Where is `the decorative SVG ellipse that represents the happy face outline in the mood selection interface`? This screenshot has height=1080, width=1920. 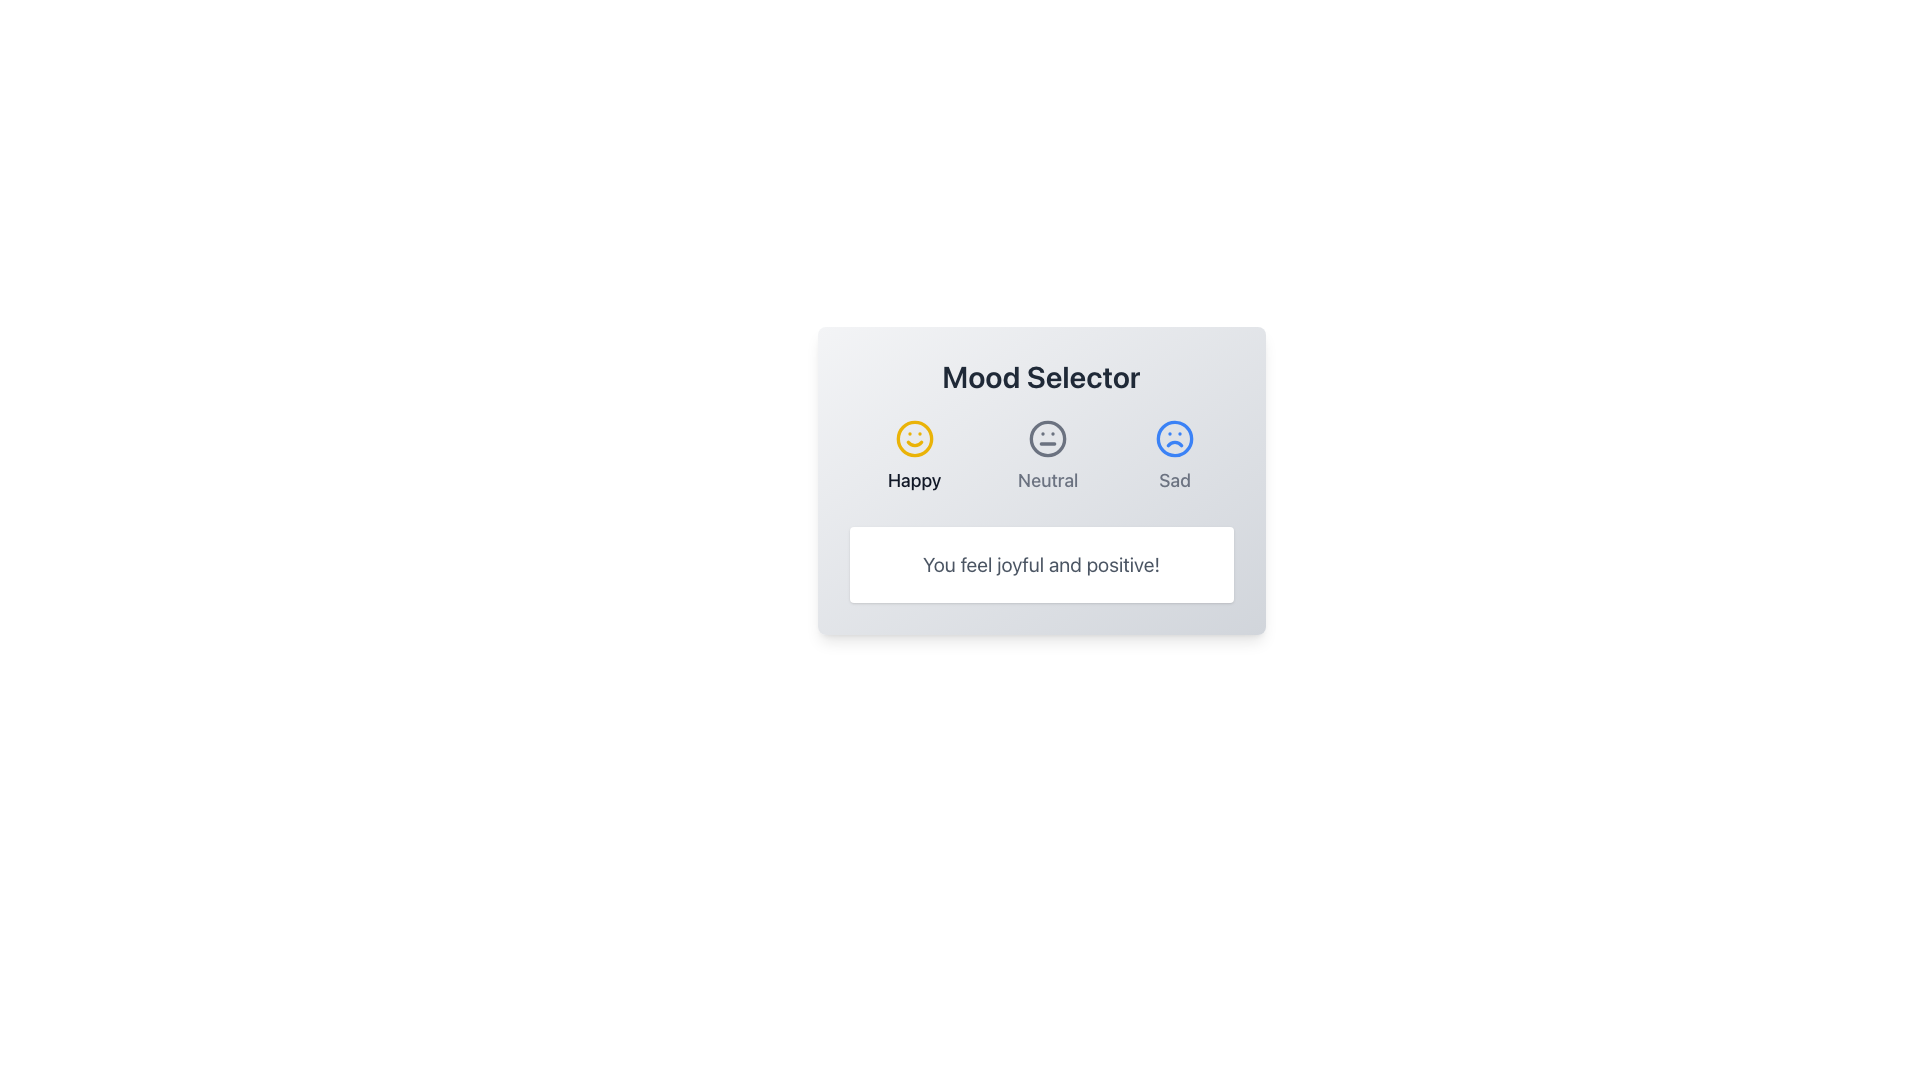 the decorative SVG ellipse that represents the happy face outline in the mood selection interface is located at coordinates (913, 438).